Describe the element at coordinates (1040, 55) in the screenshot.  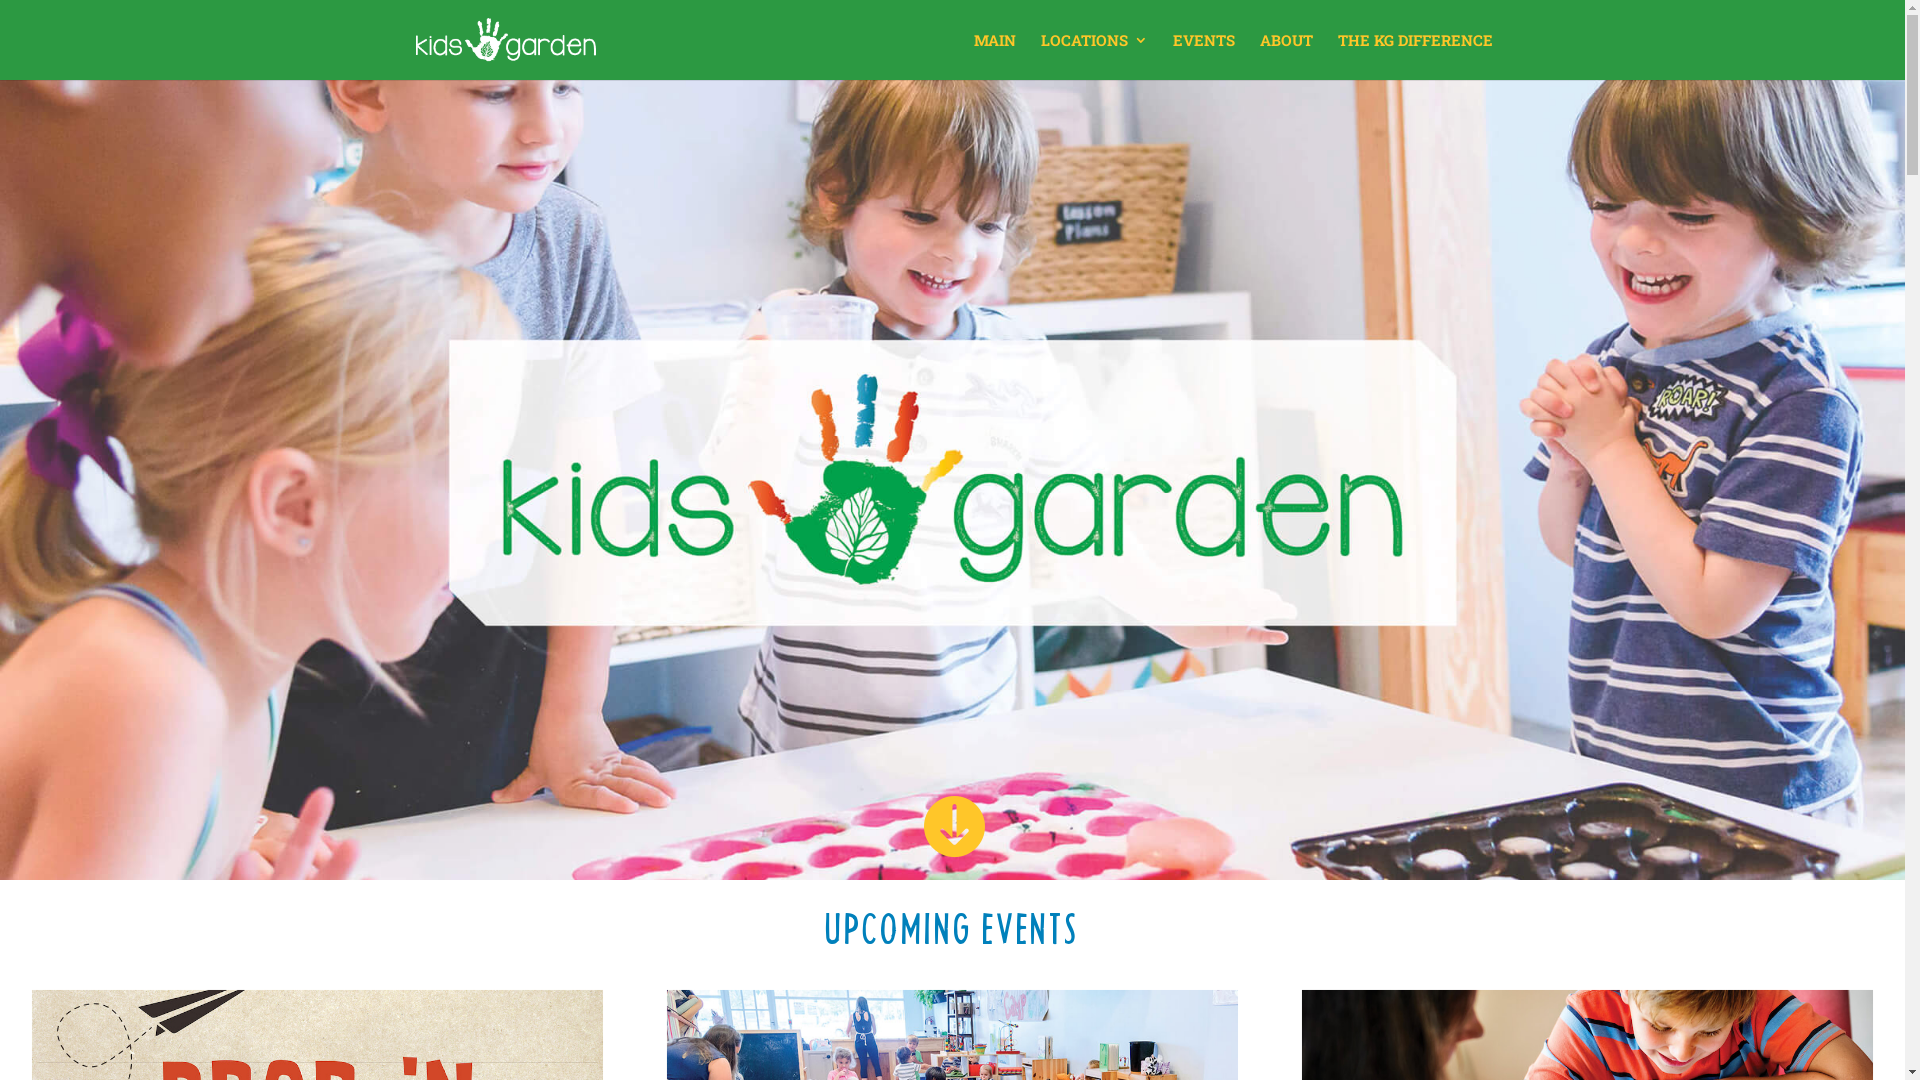
I see `'LOCATIONS'` at that location.